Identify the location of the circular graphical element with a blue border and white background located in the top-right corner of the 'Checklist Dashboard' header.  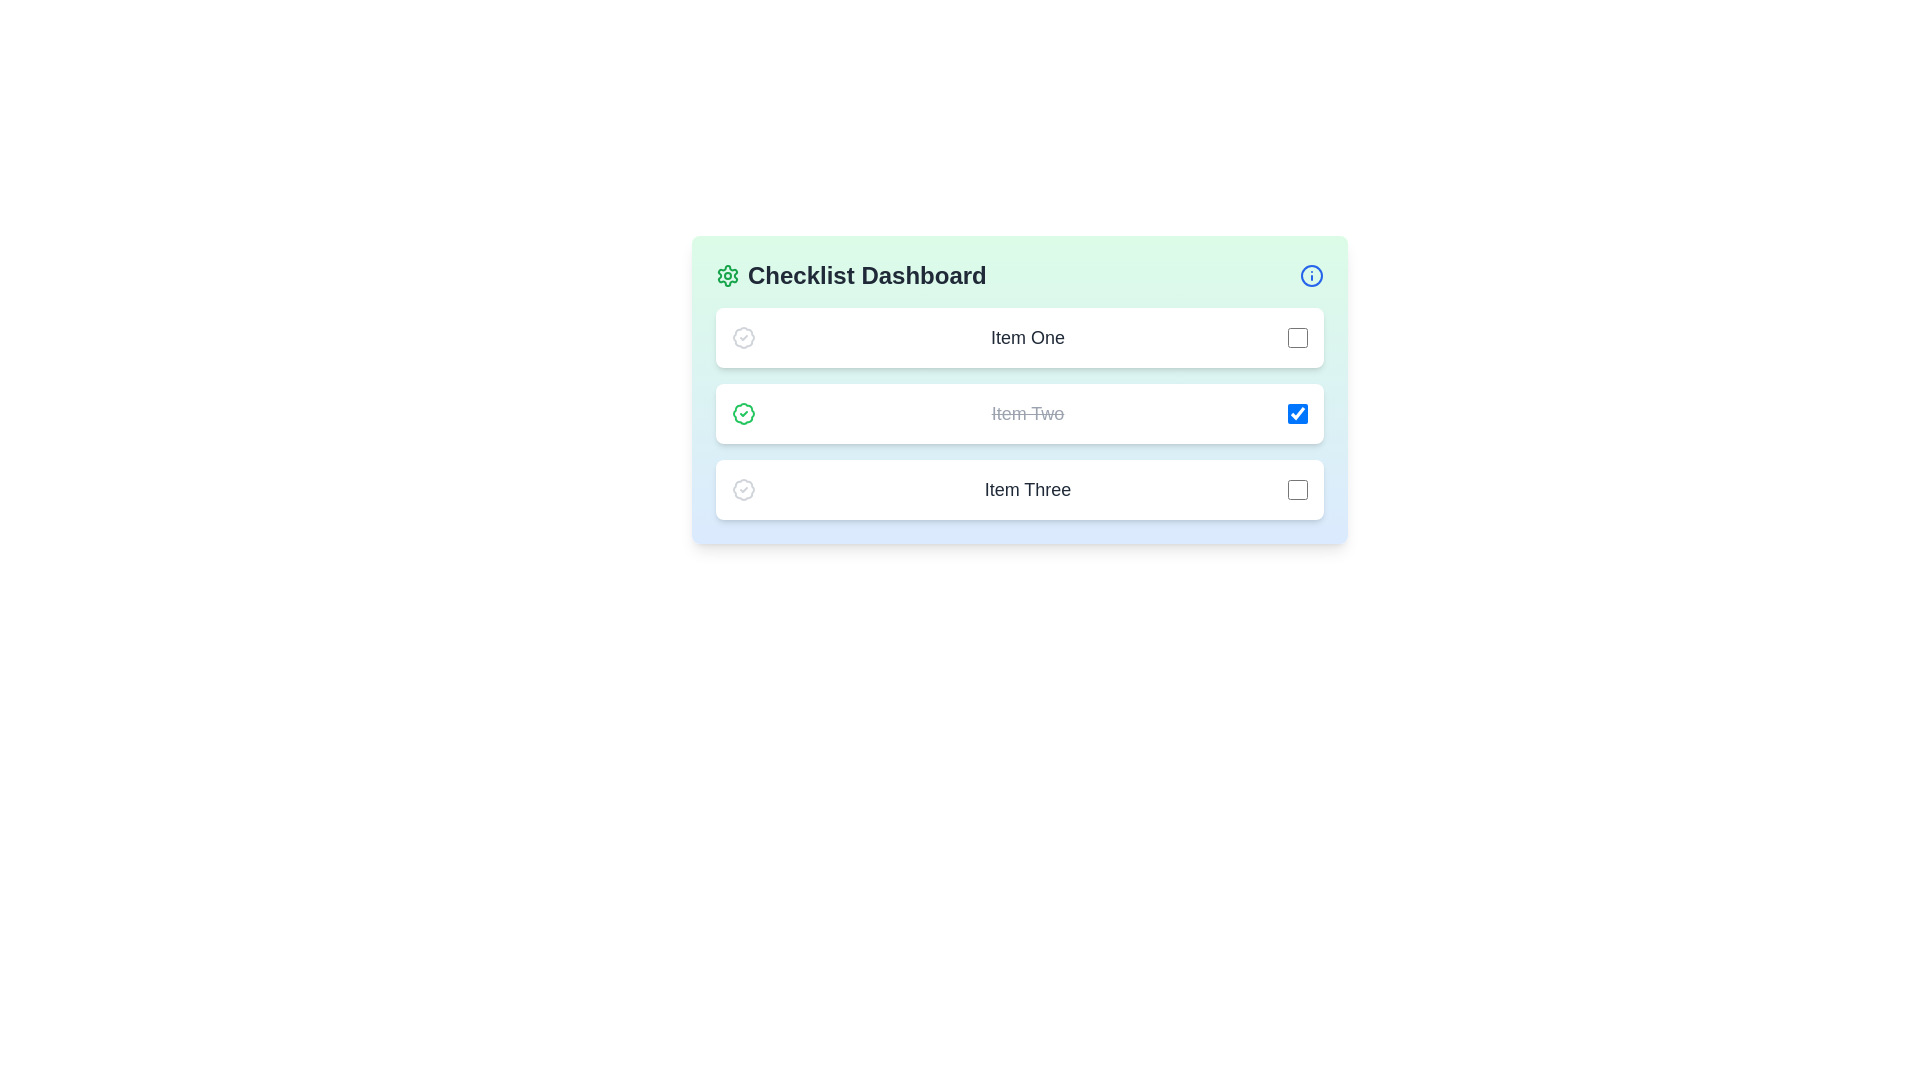
(1311, 276).